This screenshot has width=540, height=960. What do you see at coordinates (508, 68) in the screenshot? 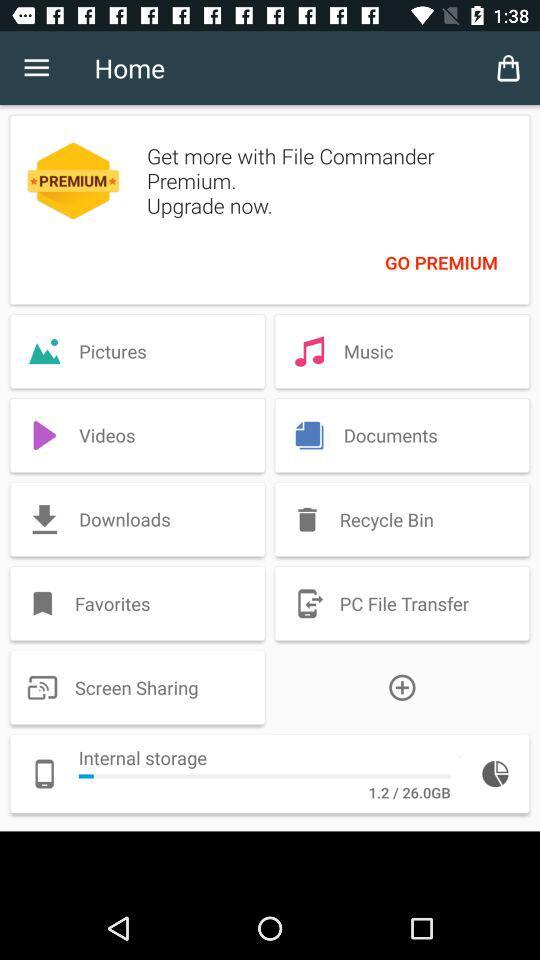
I see `item next to home item` at bounding box center [508, 68].